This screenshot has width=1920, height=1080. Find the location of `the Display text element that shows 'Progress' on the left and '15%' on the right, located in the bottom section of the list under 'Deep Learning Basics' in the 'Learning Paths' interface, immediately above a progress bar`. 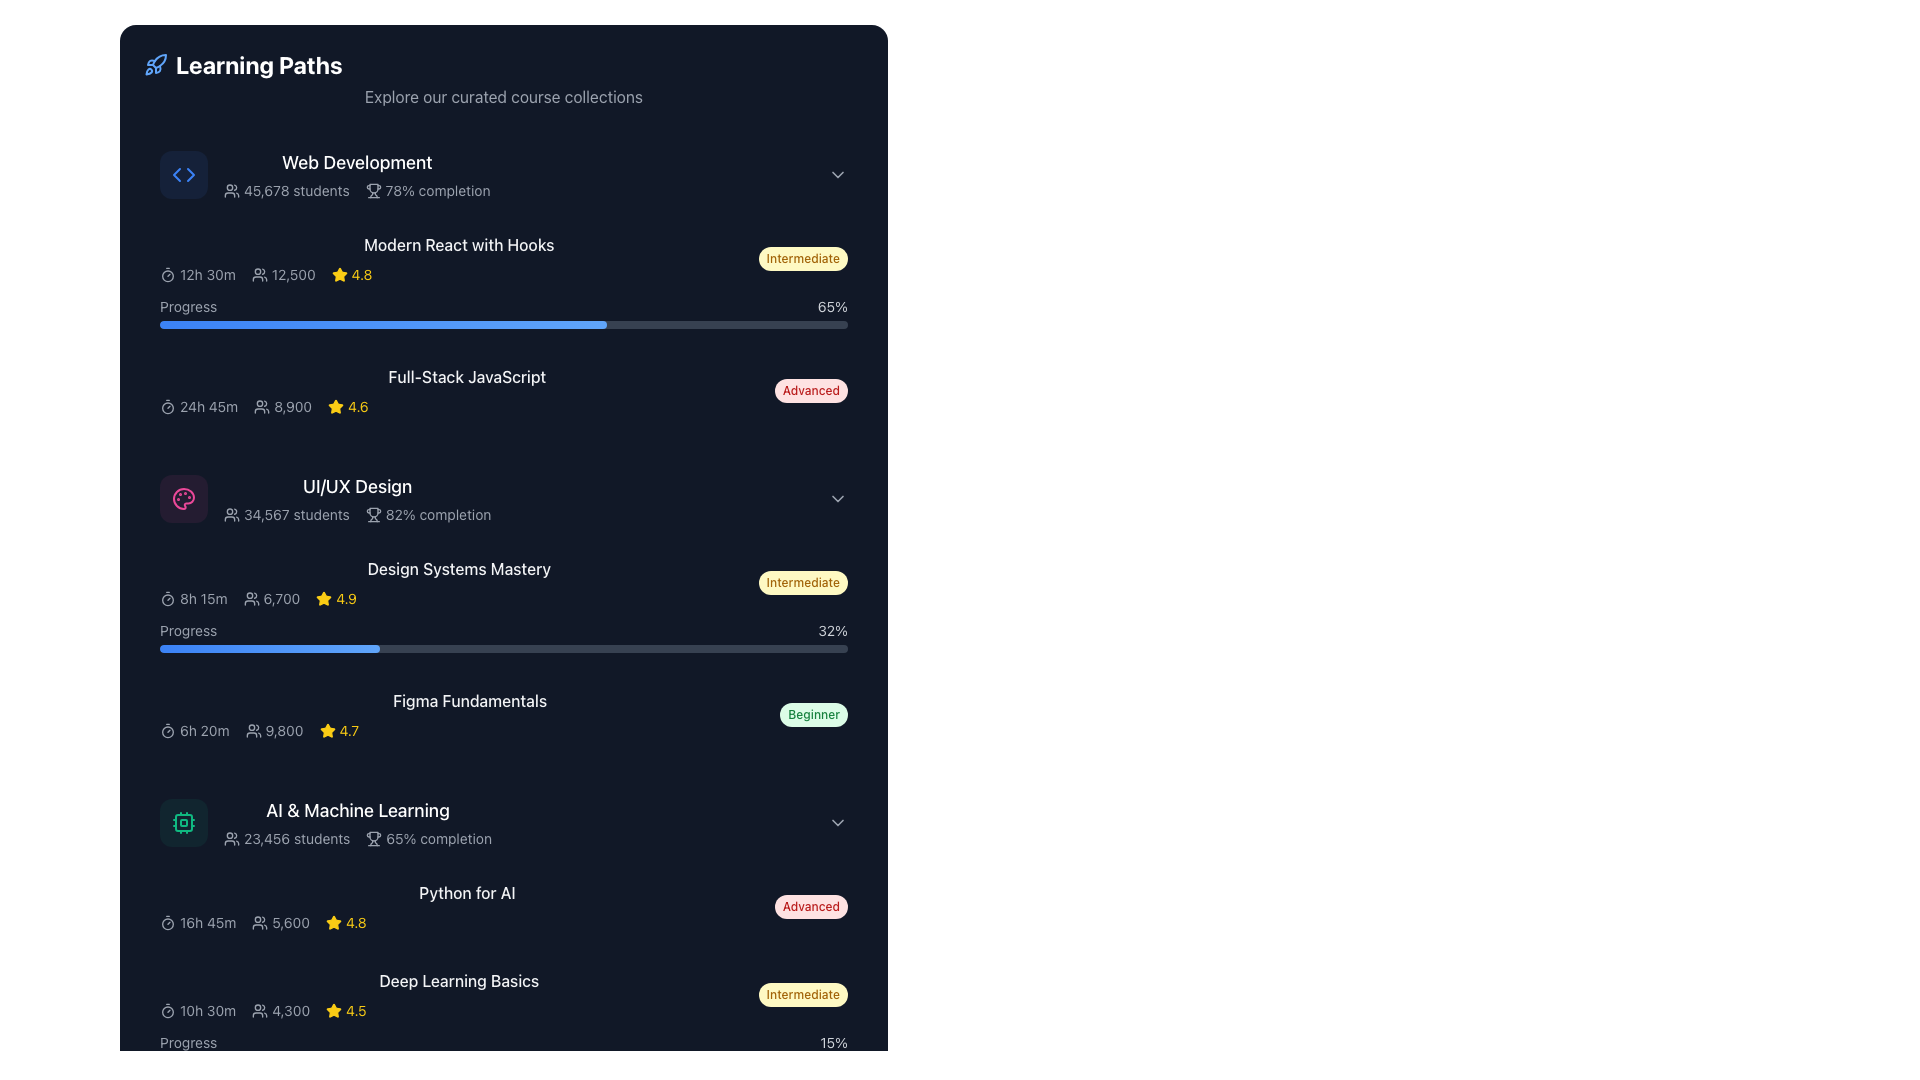

the Display text element that shows 'Progress' on the left and '15%' on the right, located in the bottom section of the list under 'Deep Learning Basics' in the 'Learning Paths' interface, immediately above a progress bar is located at coordinates (504, 1041).